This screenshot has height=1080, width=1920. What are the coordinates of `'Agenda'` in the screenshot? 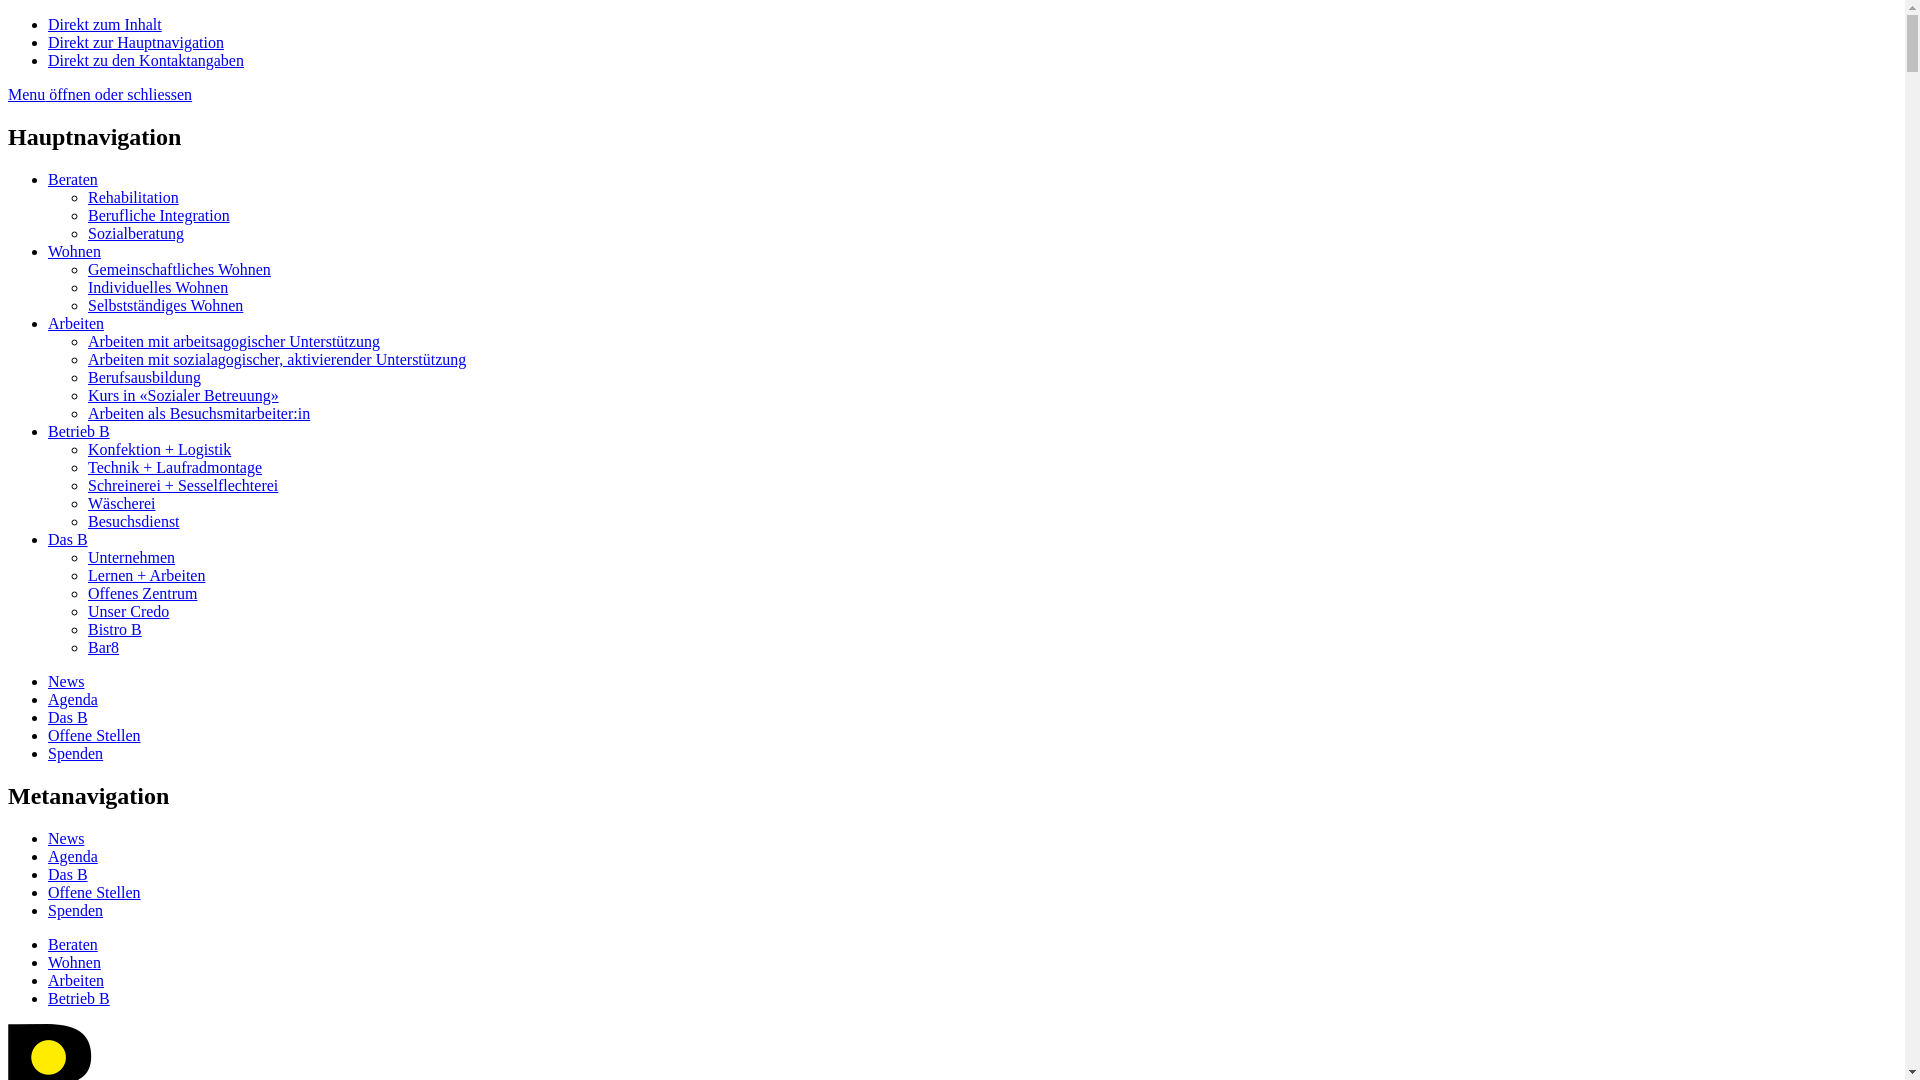 It's located at (72, 698).